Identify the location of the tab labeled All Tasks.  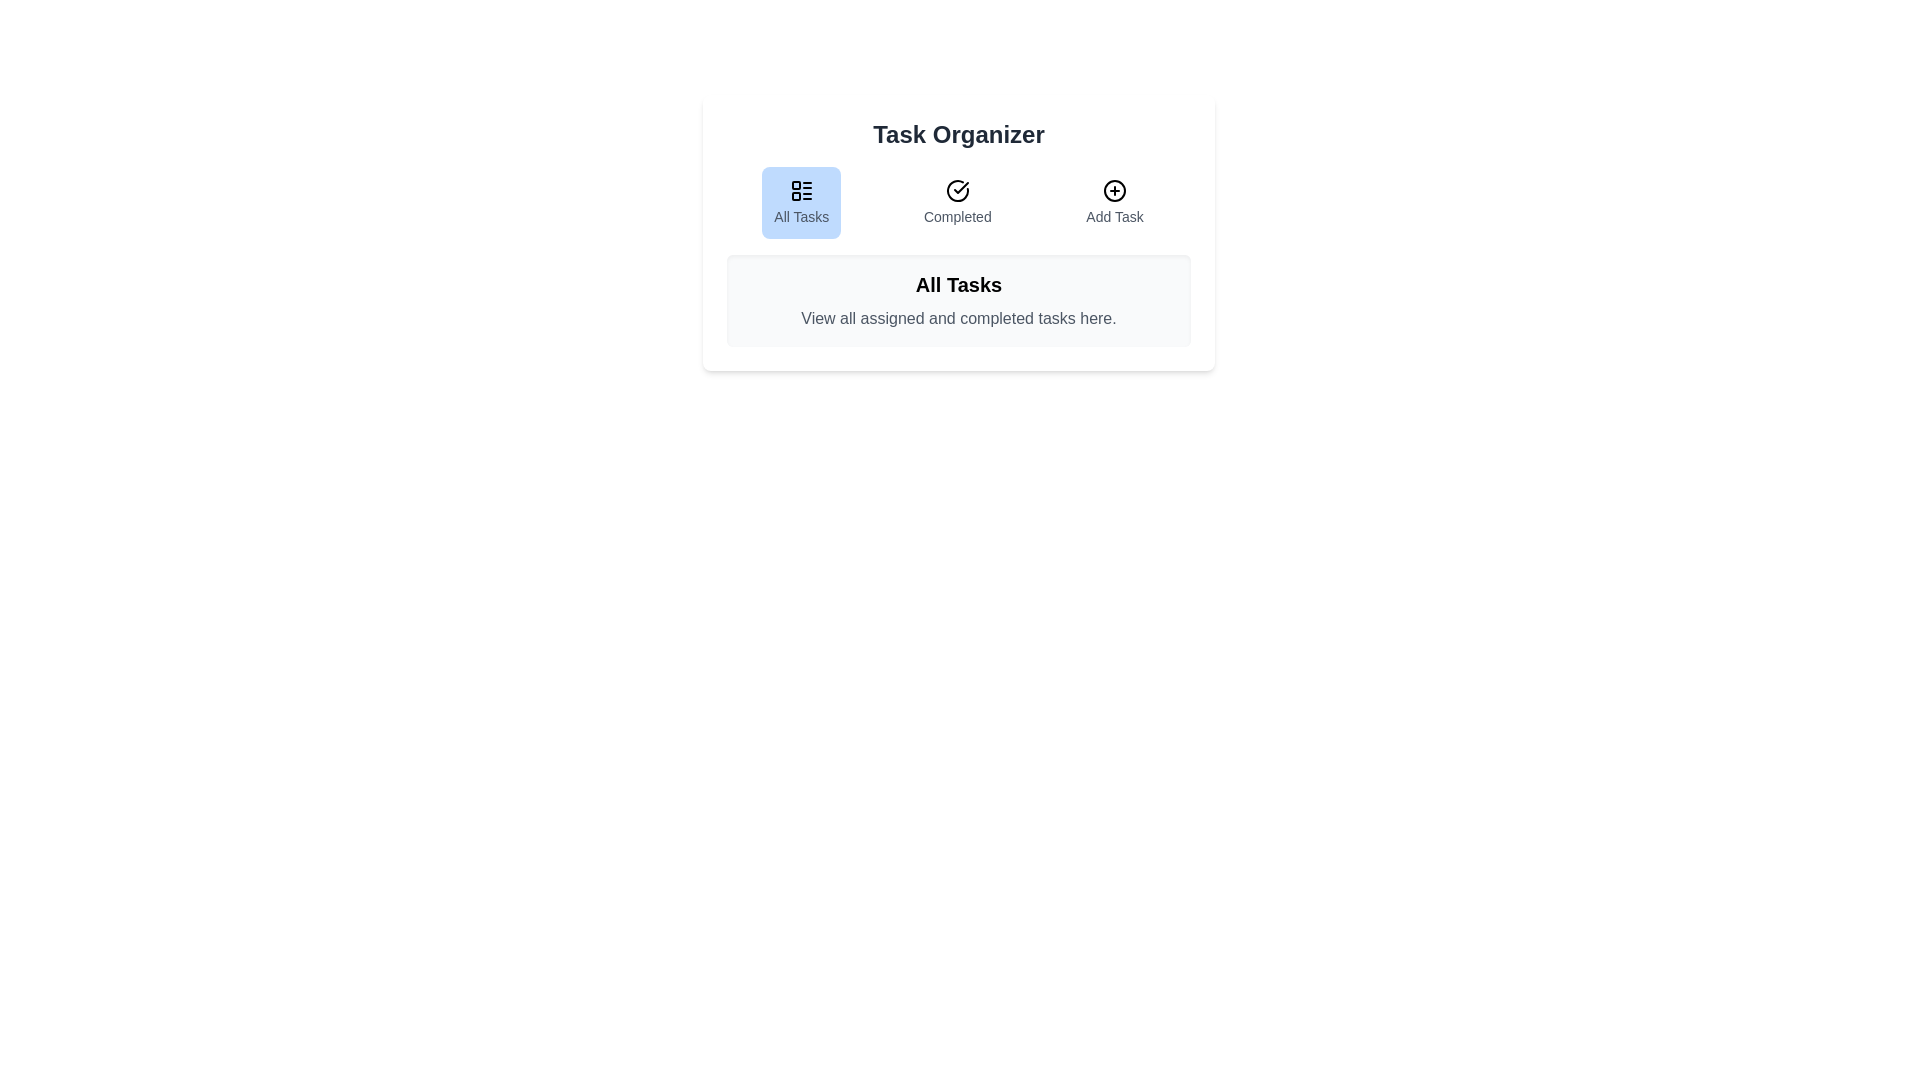
(801, 203).